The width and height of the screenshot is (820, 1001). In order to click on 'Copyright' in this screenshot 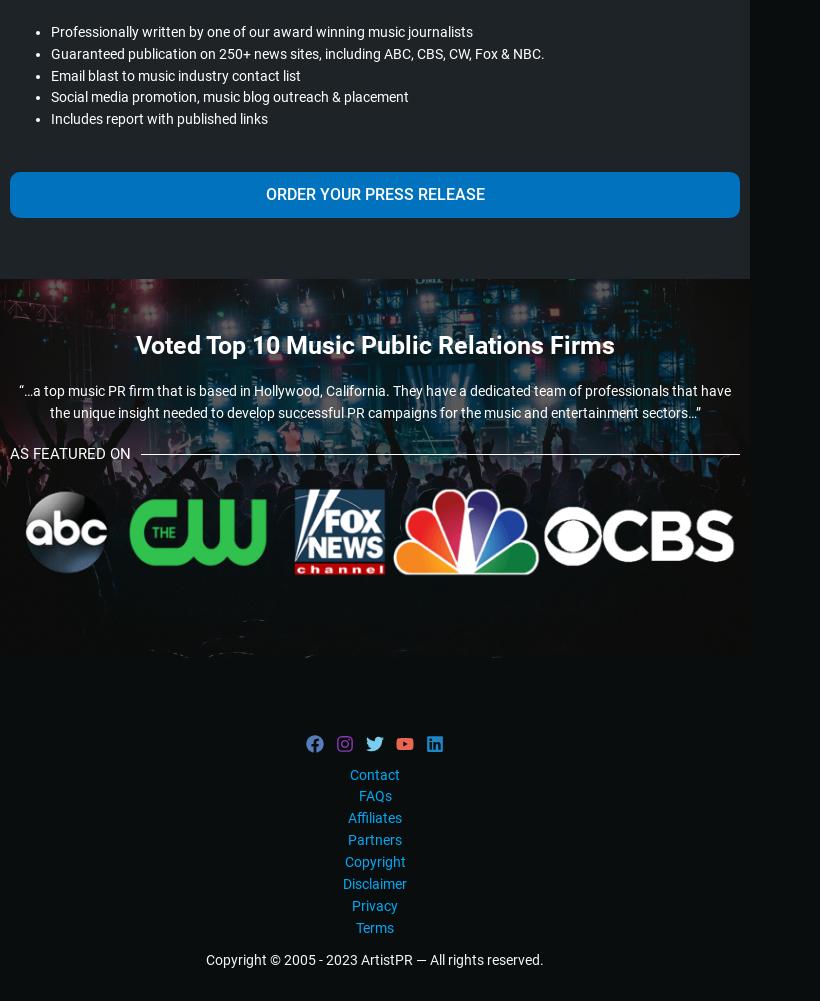, I will do `click(374, 861)`.